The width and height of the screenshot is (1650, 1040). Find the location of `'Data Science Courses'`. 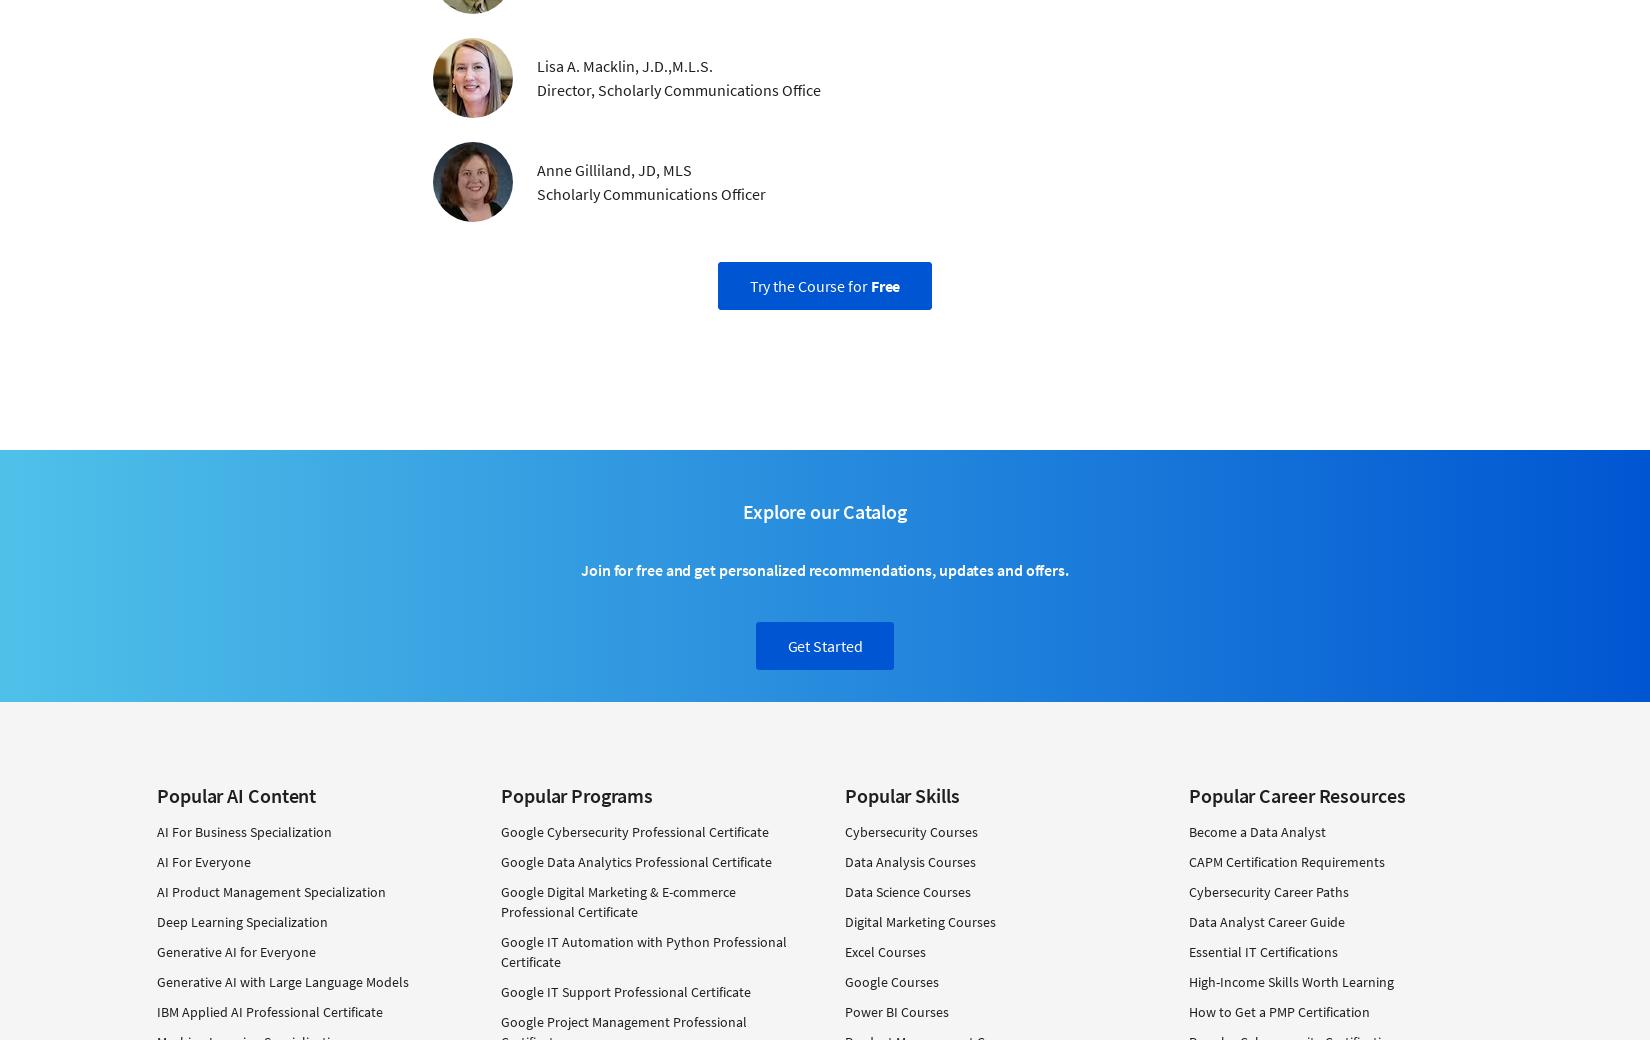

'Data Science Courses' is located at coordinates (907, 889).